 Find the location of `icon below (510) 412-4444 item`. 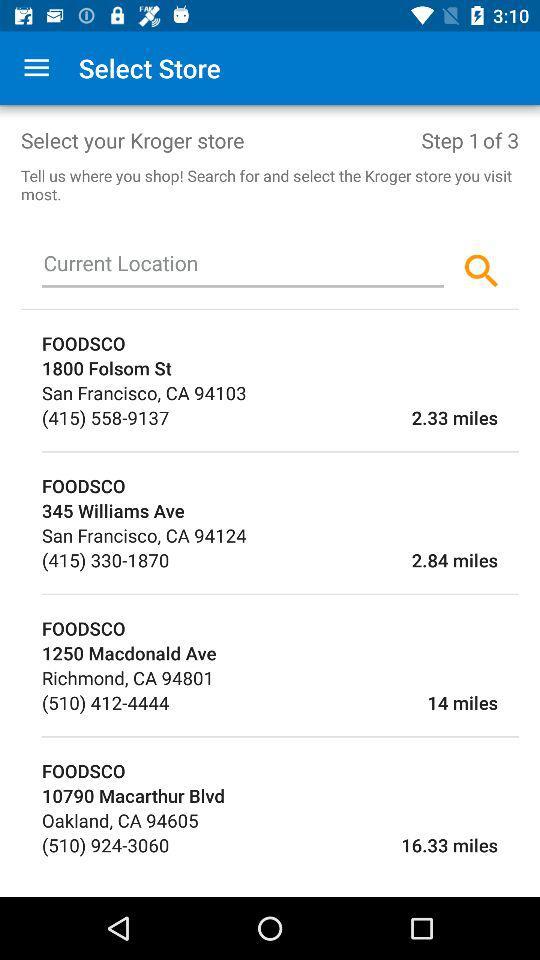

icon below (510) 412-4444 item is located at coordinates (279, 735).